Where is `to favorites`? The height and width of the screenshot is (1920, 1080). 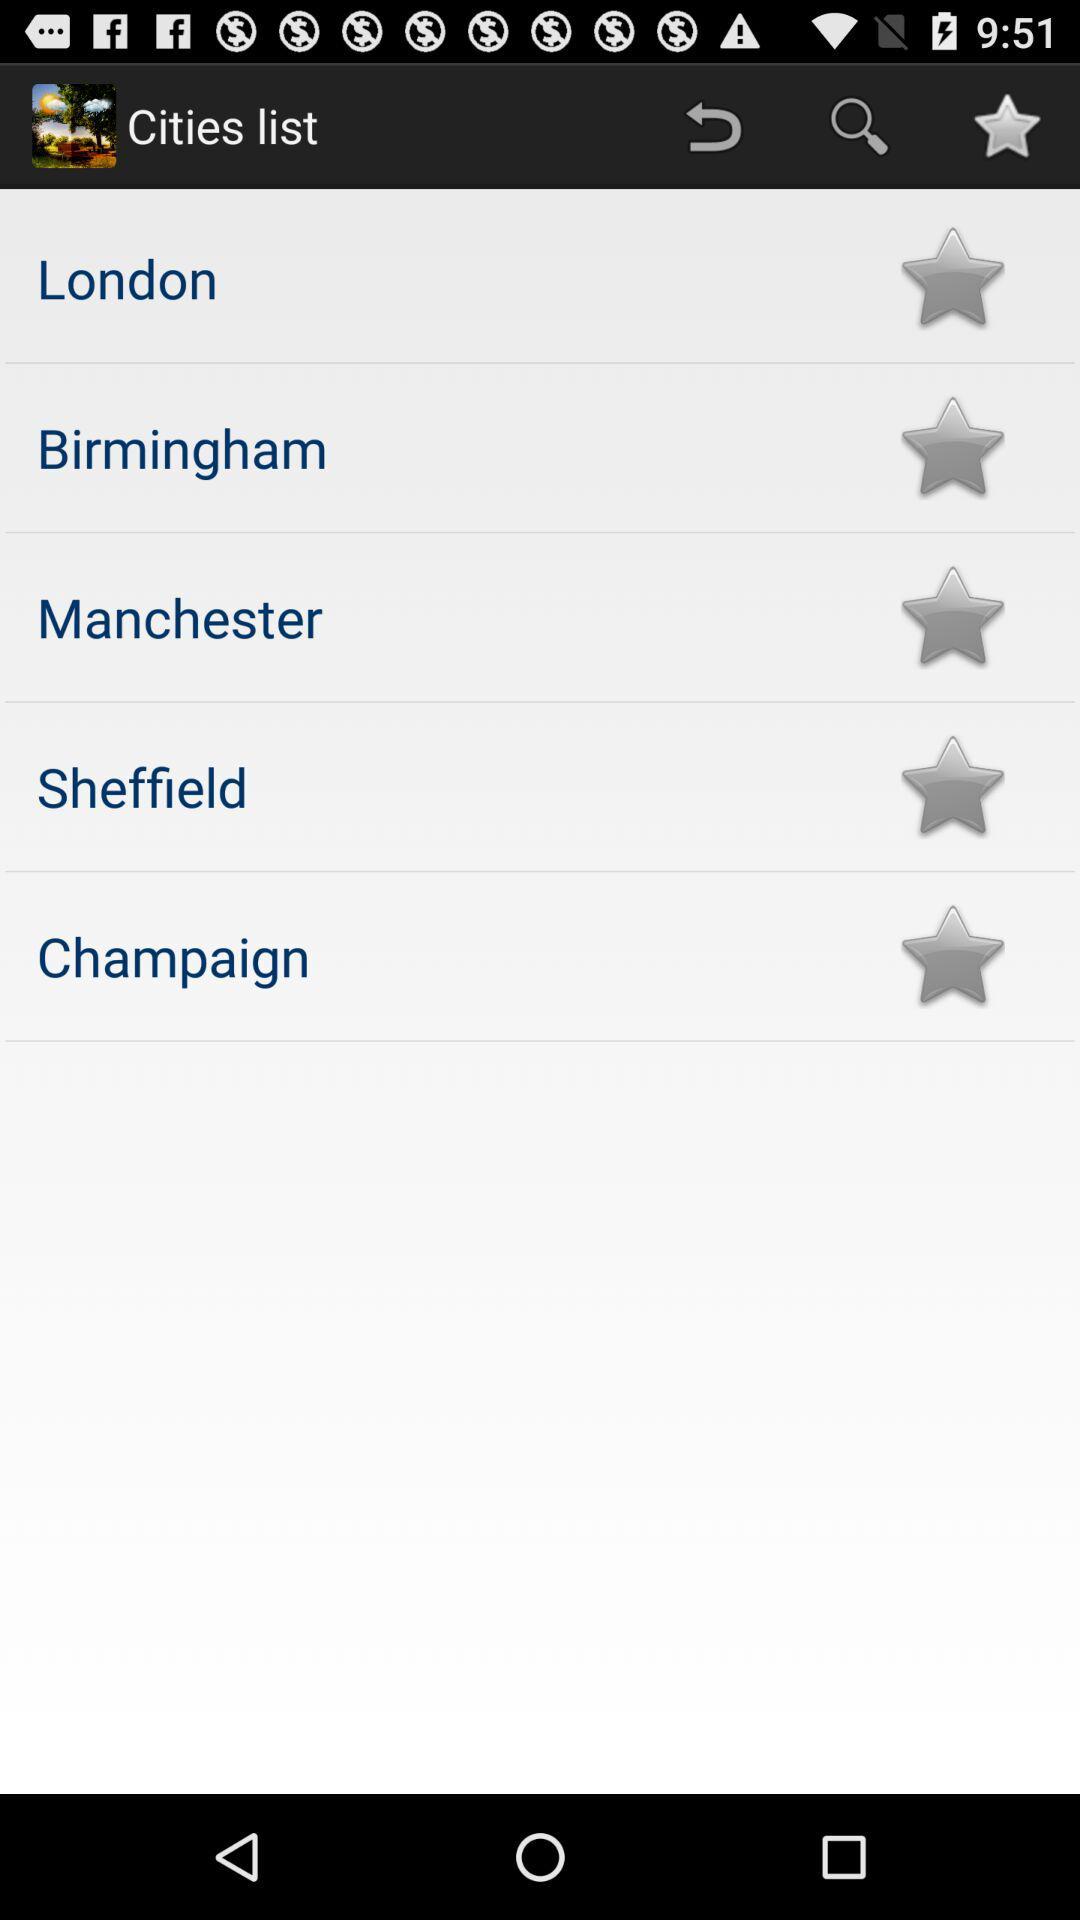
to favorites is located at coordinates (951, 446).